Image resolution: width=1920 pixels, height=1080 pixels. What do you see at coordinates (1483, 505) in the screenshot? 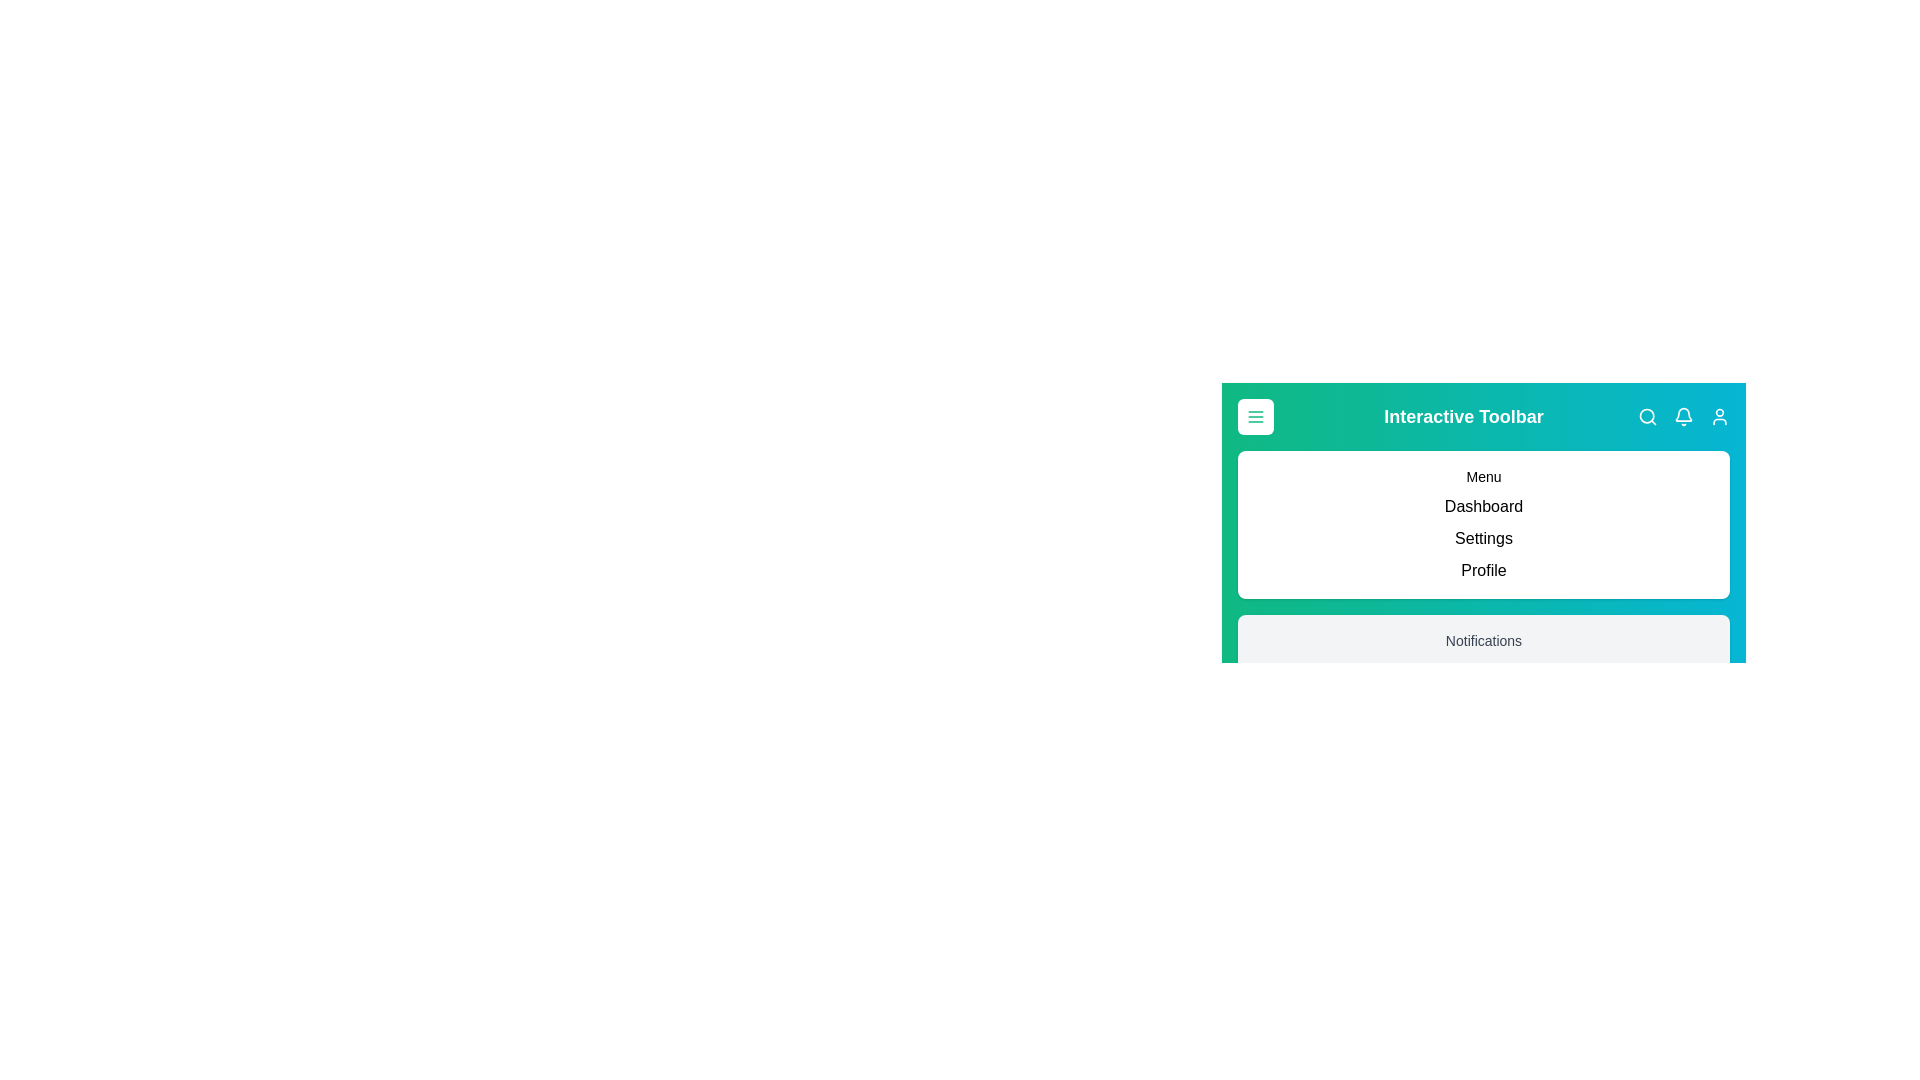
I see `the menu item Dashboard to navigate to the respective section` at bounding box center [1483, 505].